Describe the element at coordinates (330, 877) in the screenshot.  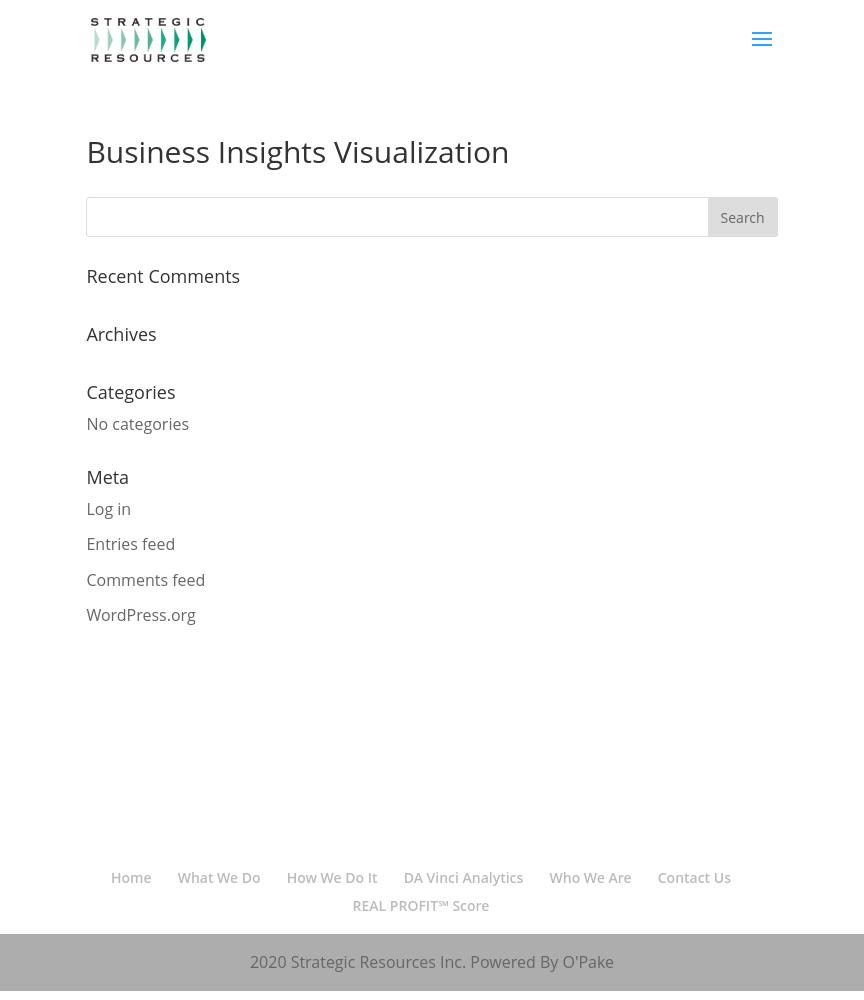
I see `'How We Do It'` at that location.